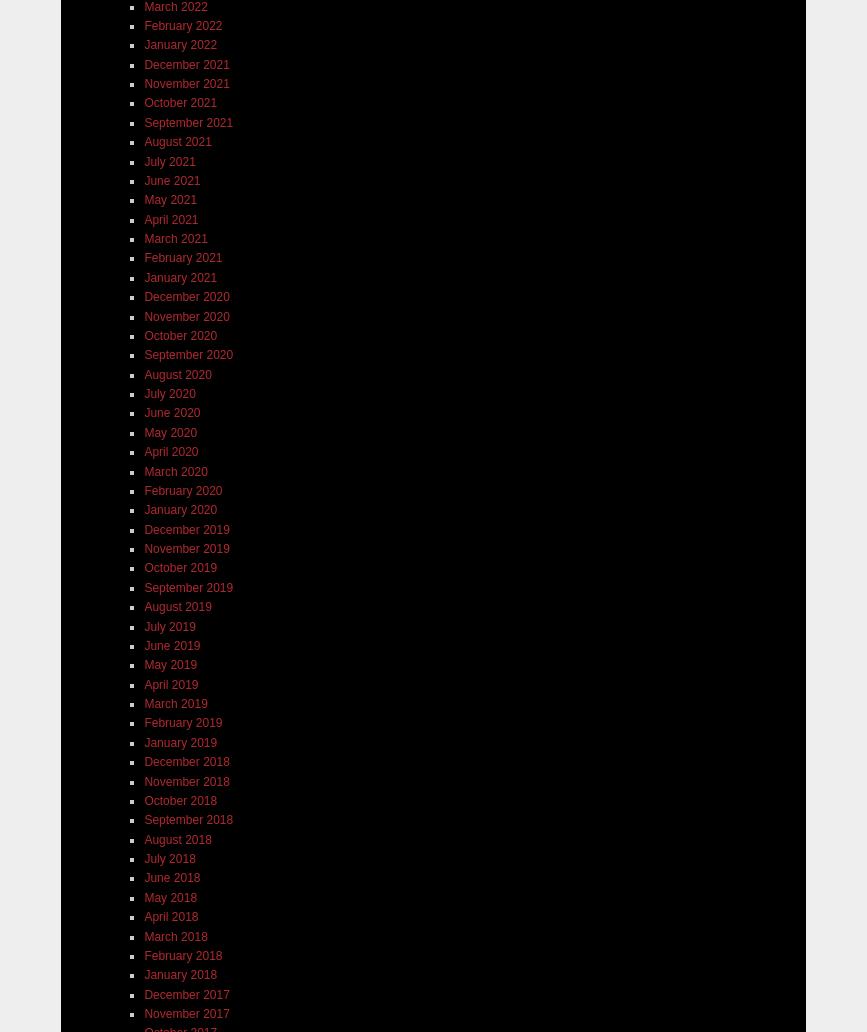 The height and width of the screenshot is (1032, 867). What do you see at coordinates (169, 393) in the screenshot?
I see `'July 2020'` at bounding box center [169, 393].